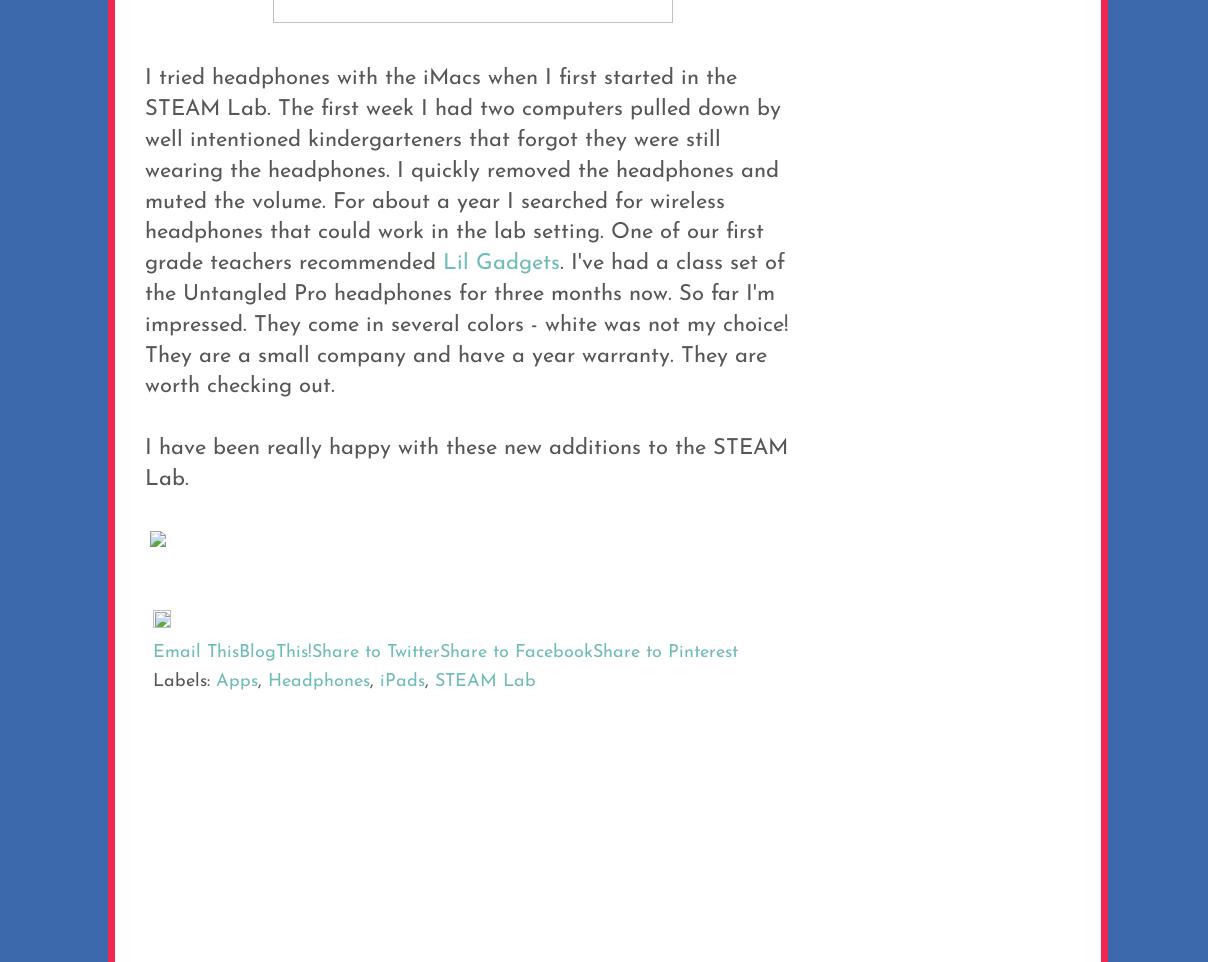 Image resolution: width=1208 pixels, height=962 pixels. I want to click on 'Share to Twitter', so click(375, 652).